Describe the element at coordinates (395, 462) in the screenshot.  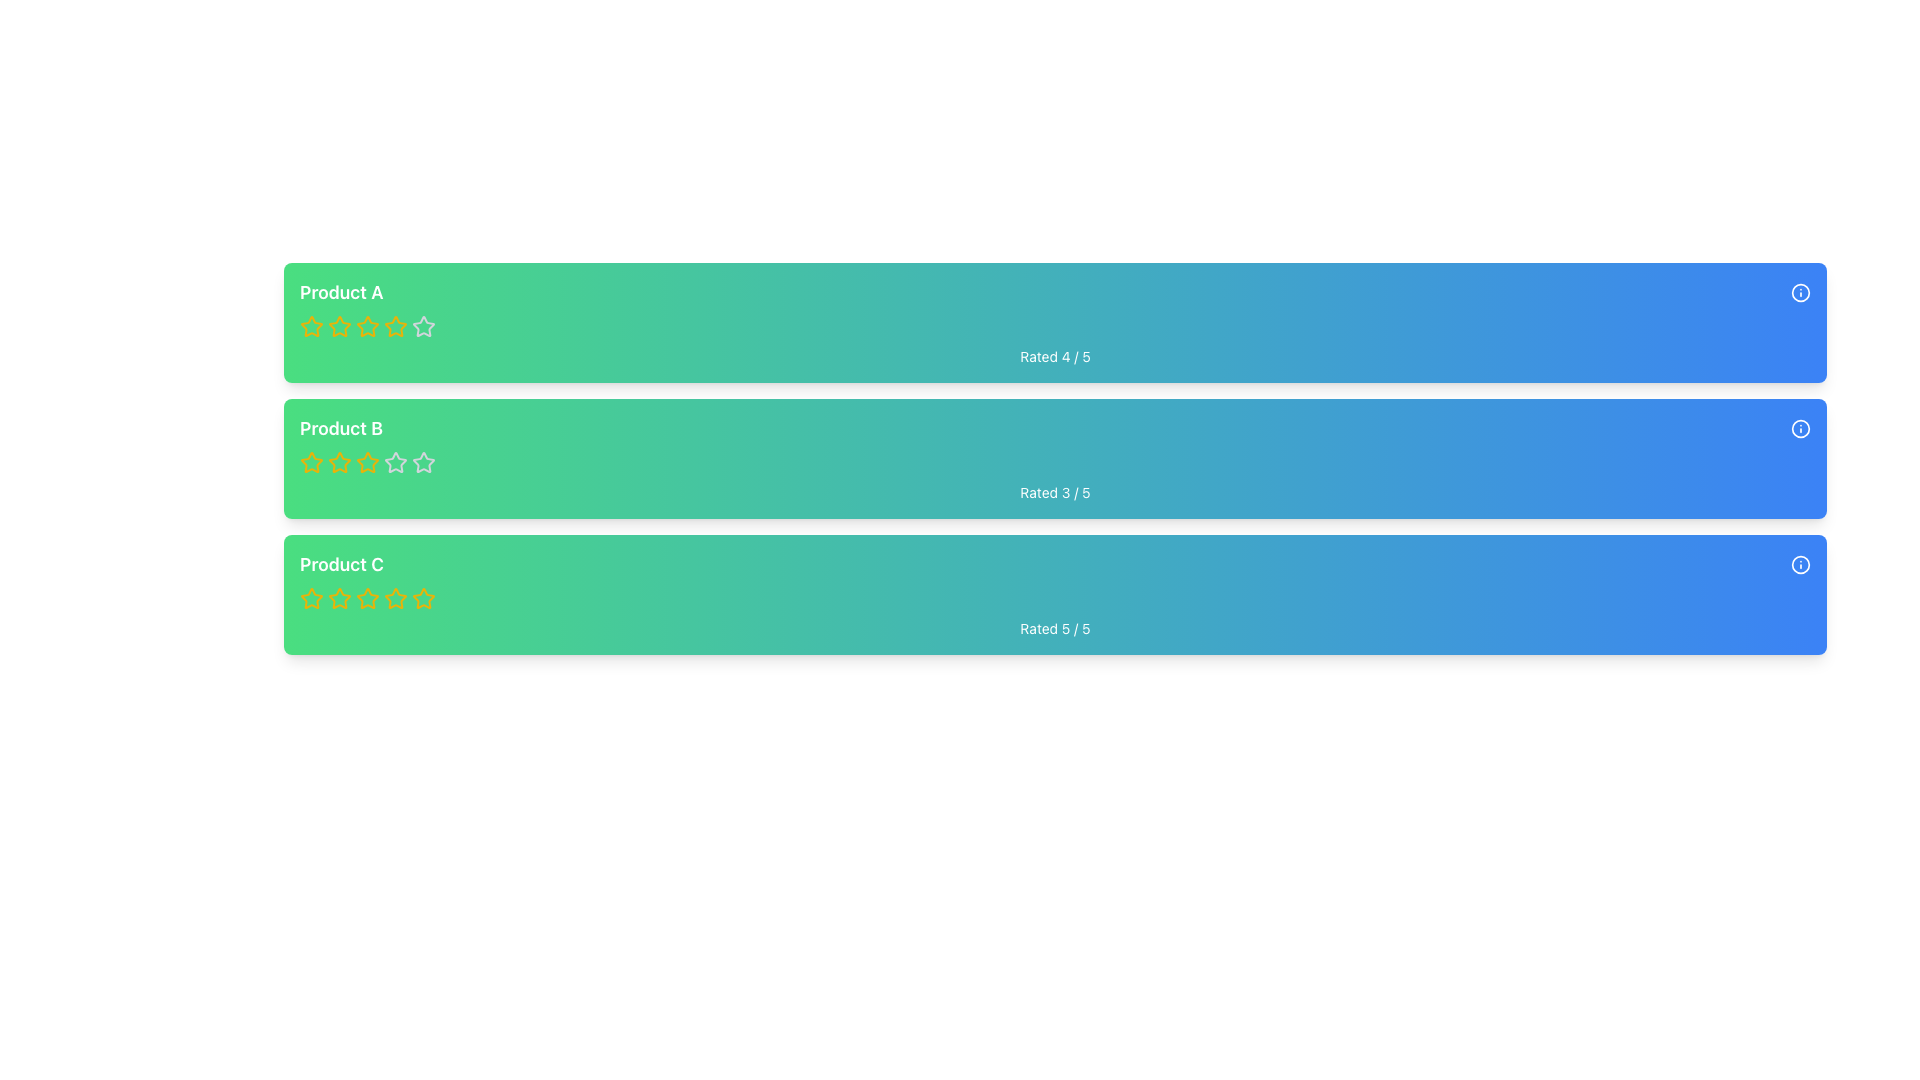
I see `the sixth star icon representing the rating for 'Product B', which is currently in an unselected state` at that location.